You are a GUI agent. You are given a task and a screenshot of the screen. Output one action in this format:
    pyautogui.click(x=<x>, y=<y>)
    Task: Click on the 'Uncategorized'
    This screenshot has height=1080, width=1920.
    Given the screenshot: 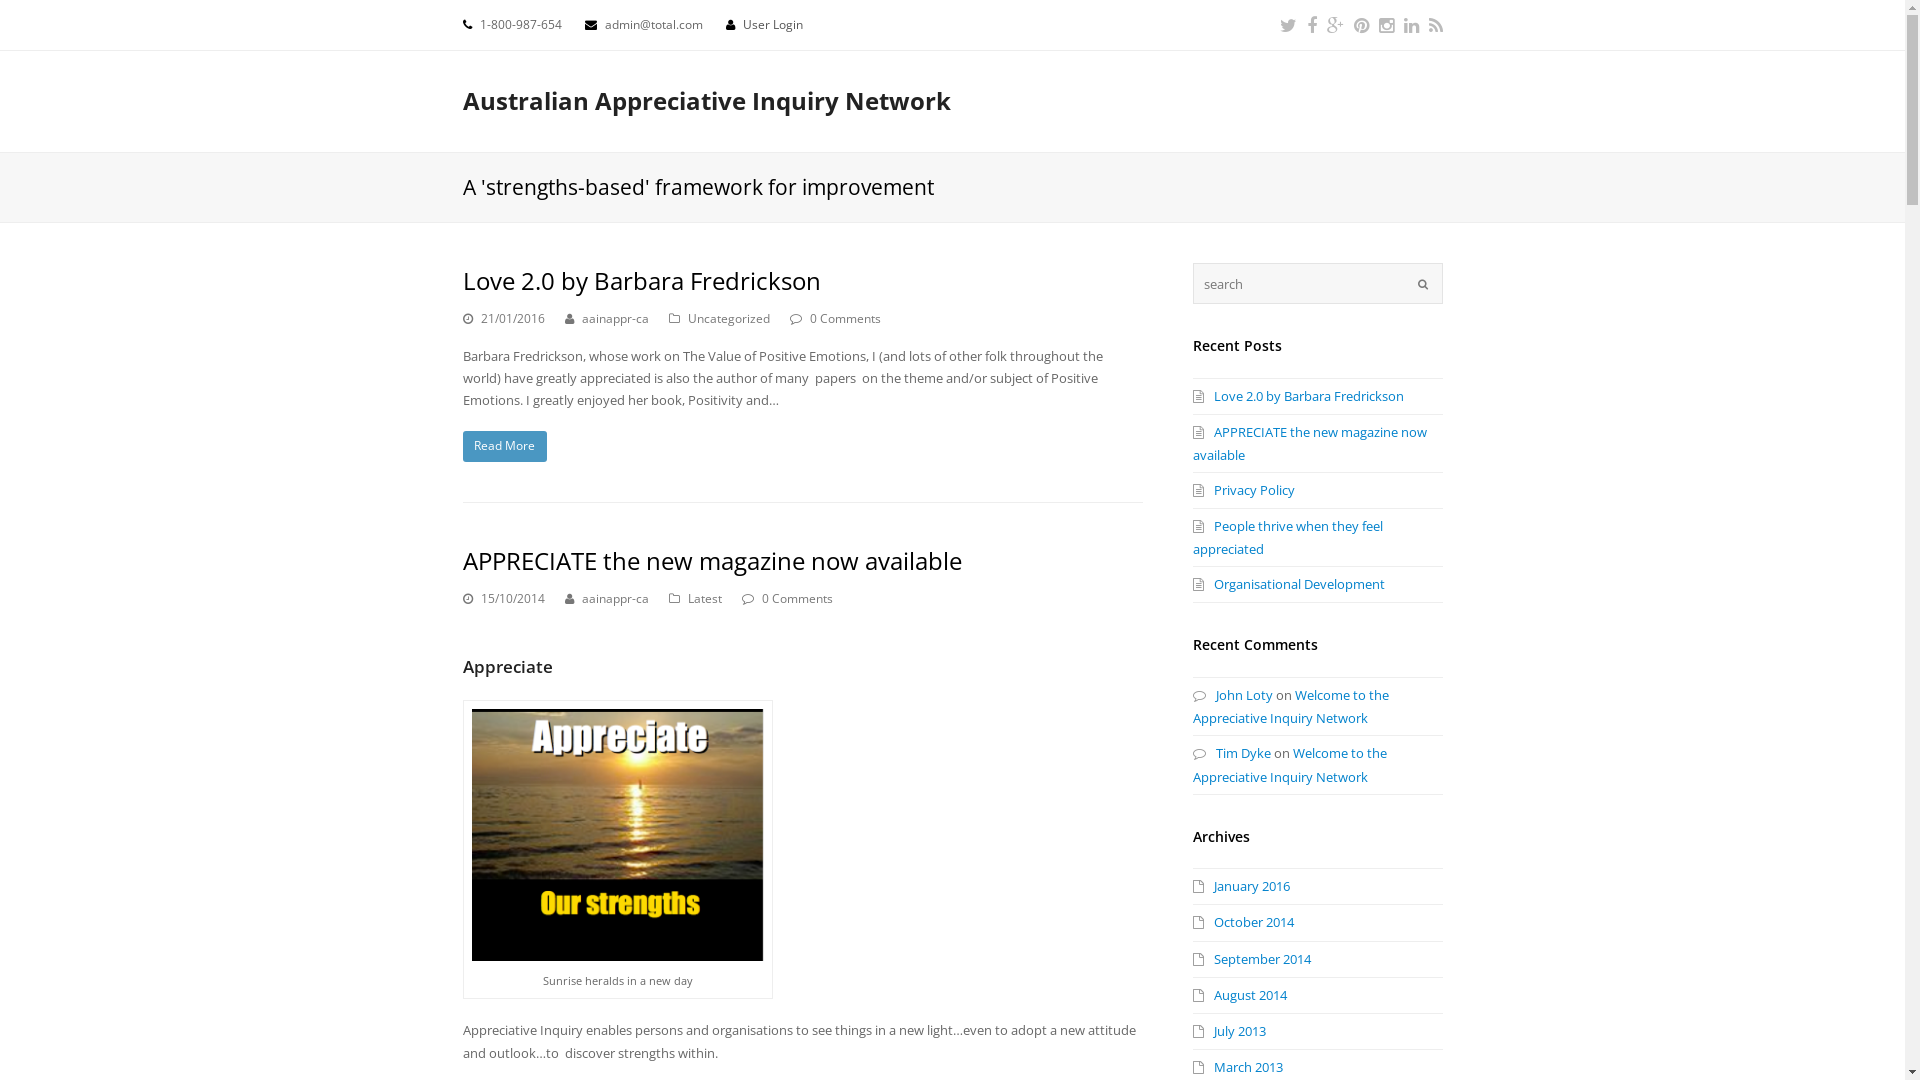 What is the action you would take?
    pyautogui.click(x=728, y=317)
    